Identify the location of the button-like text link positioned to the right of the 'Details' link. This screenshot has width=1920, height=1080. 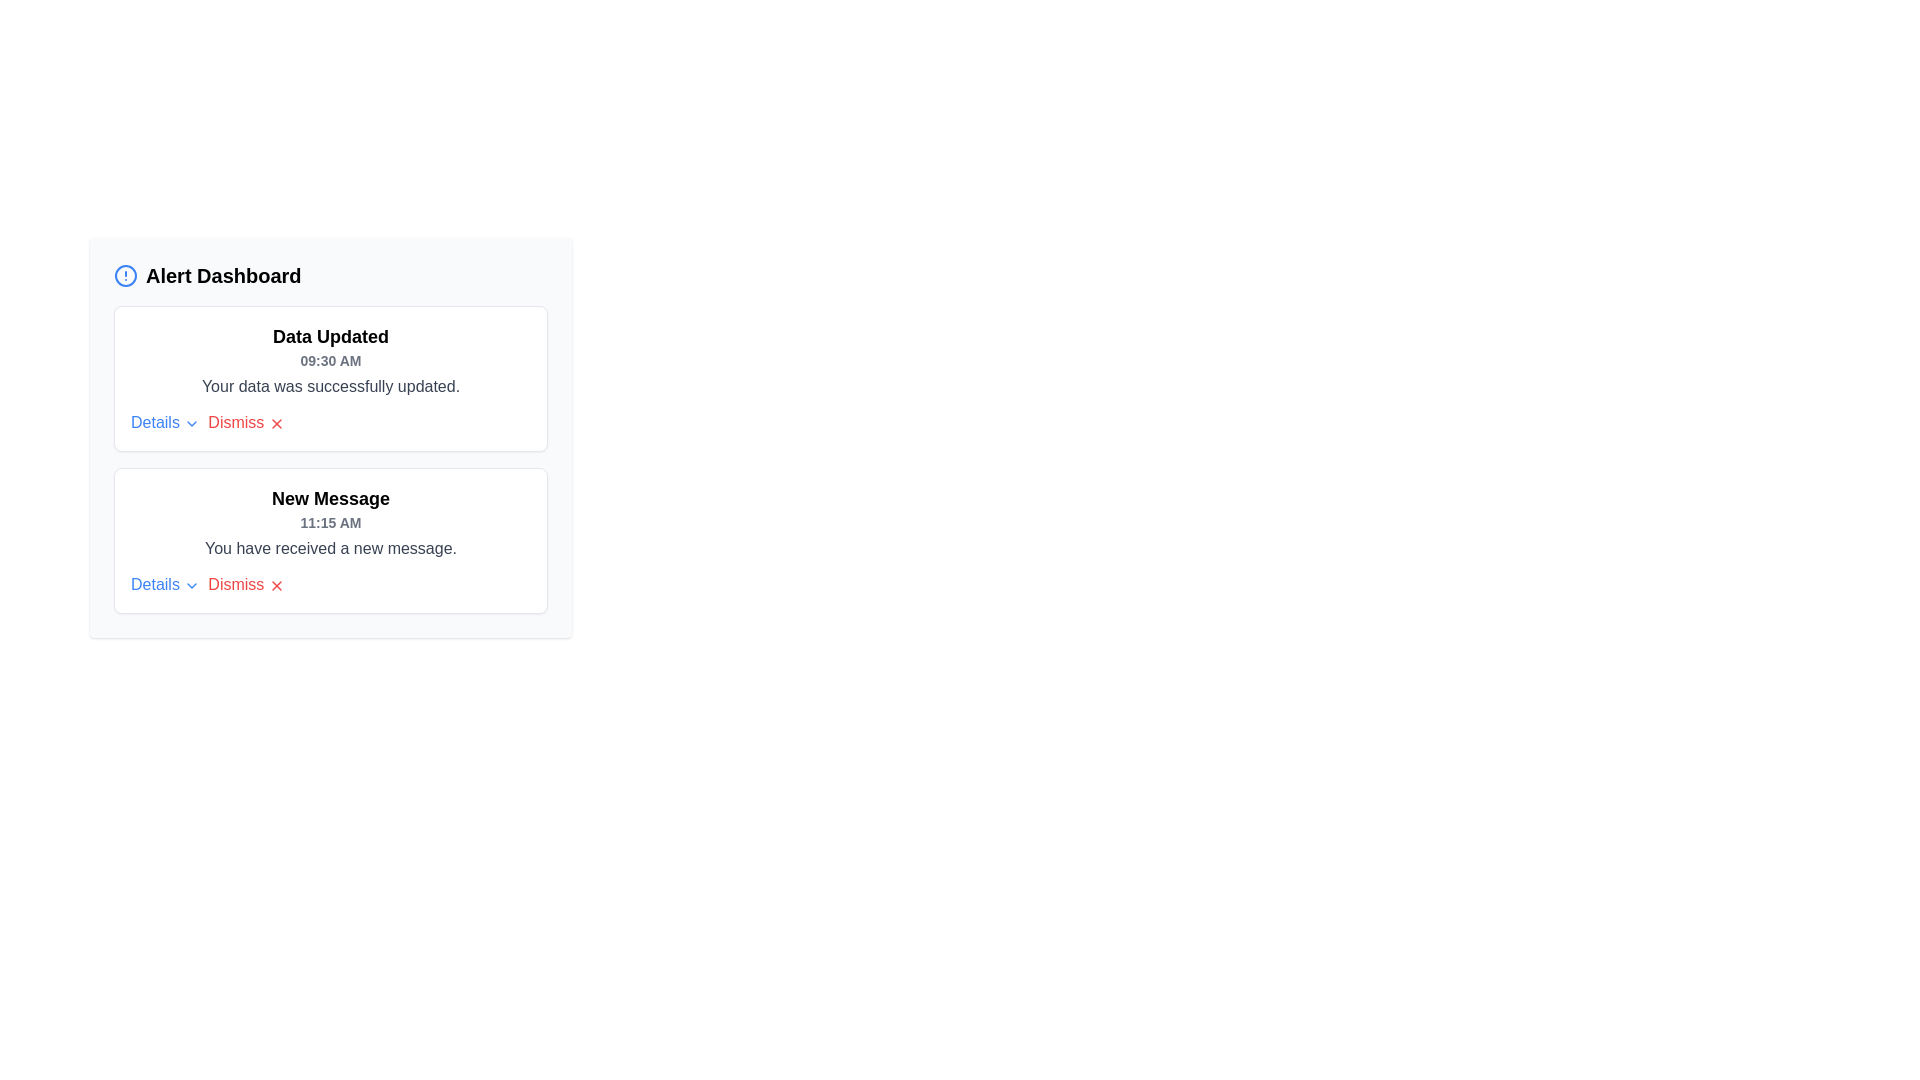
(245, 585).